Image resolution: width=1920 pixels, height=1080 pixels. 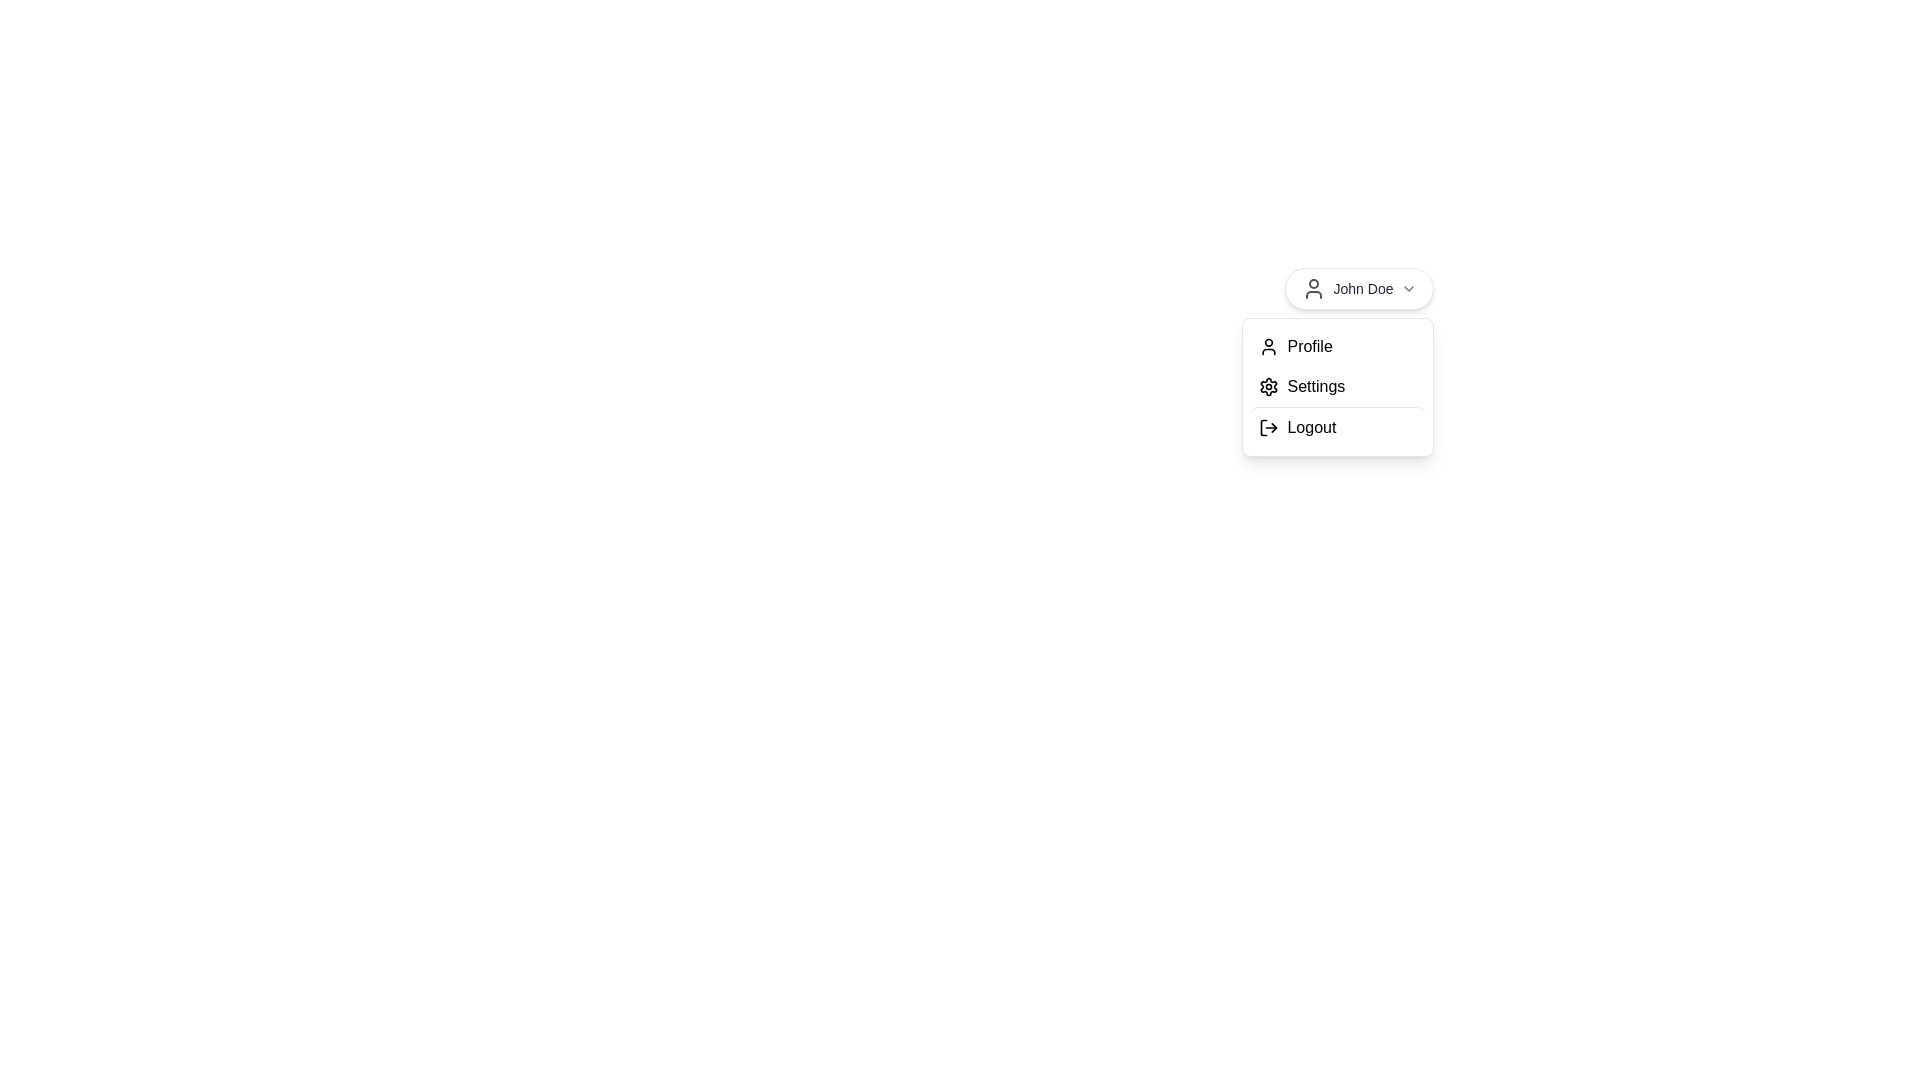 I want to click on the logout button located at the bottom of the dropdown menu, positioned directly below the 'Settings' option, to log out from the application, so click(x=1338, y=426).